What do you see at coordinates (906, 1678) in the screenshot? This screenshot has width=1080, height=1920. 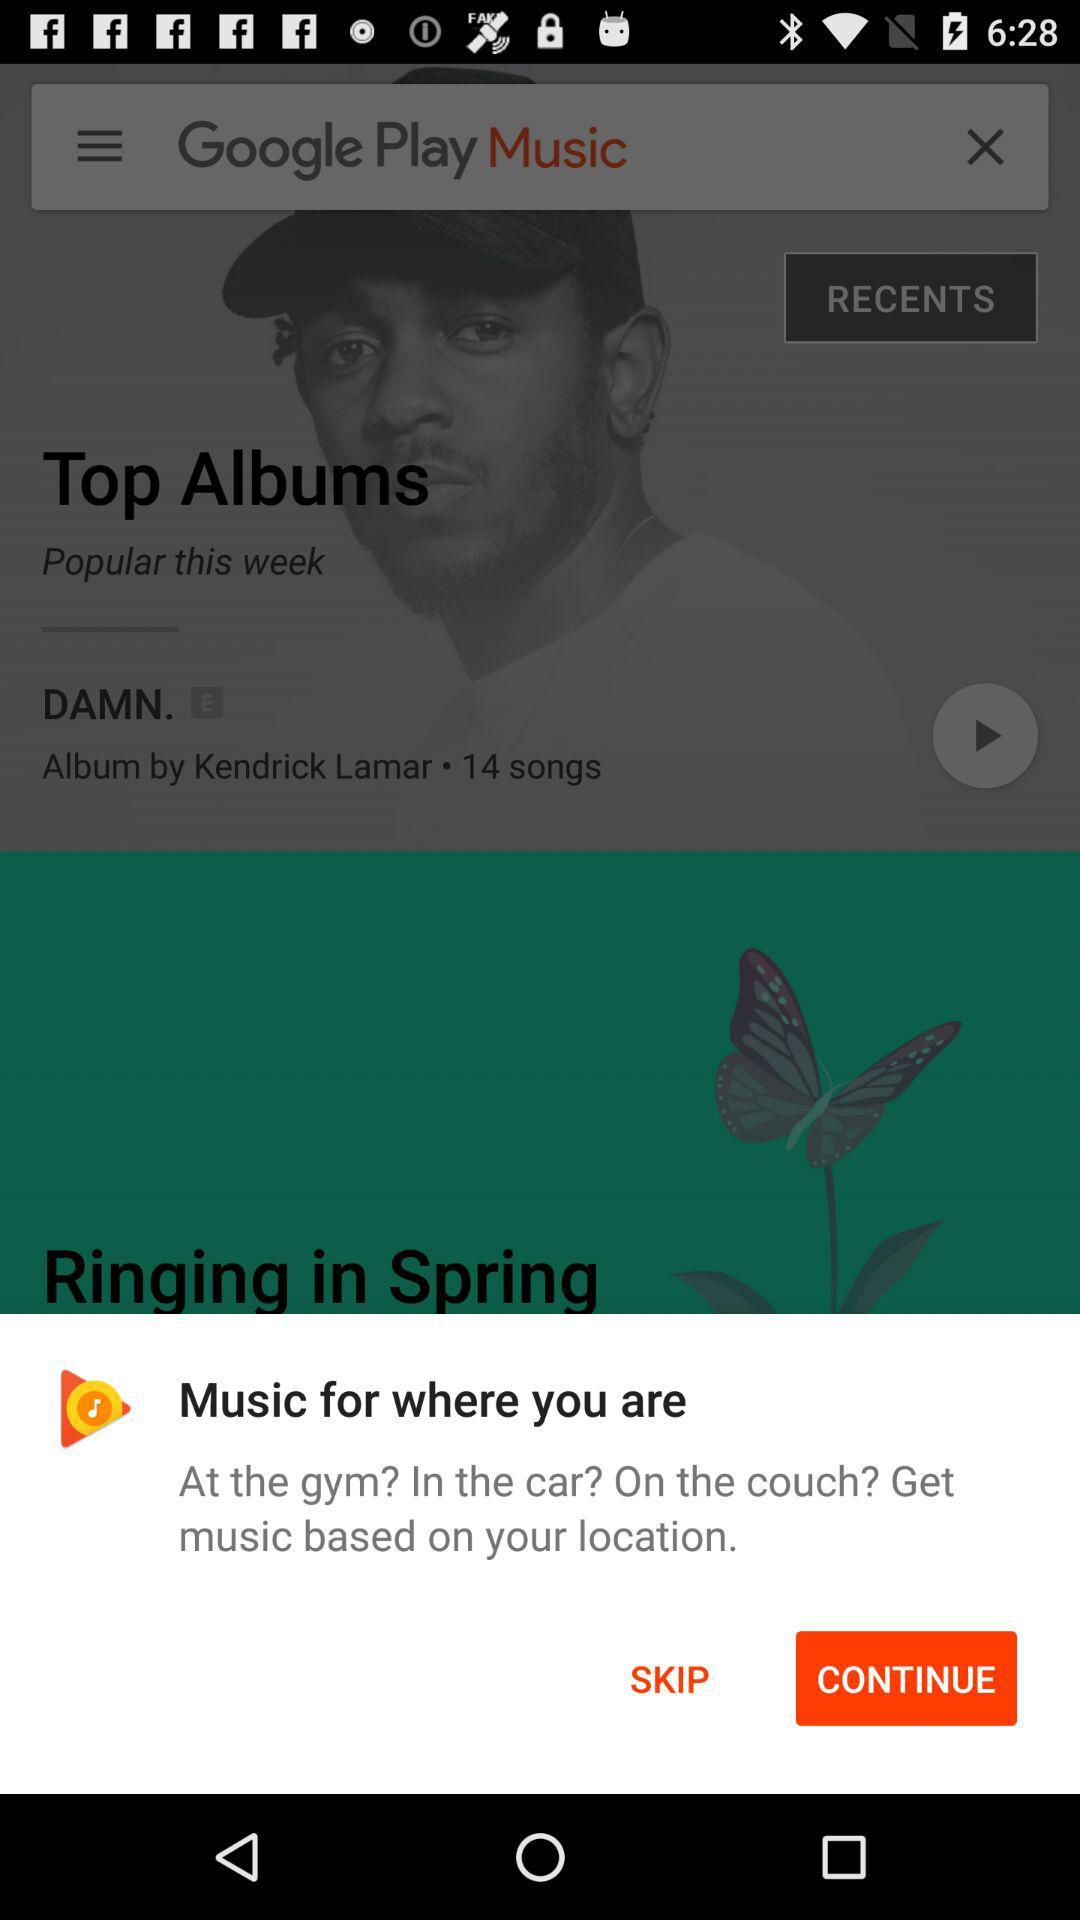 I see `the icon next to skip item` at bounding box center [906, 1678].